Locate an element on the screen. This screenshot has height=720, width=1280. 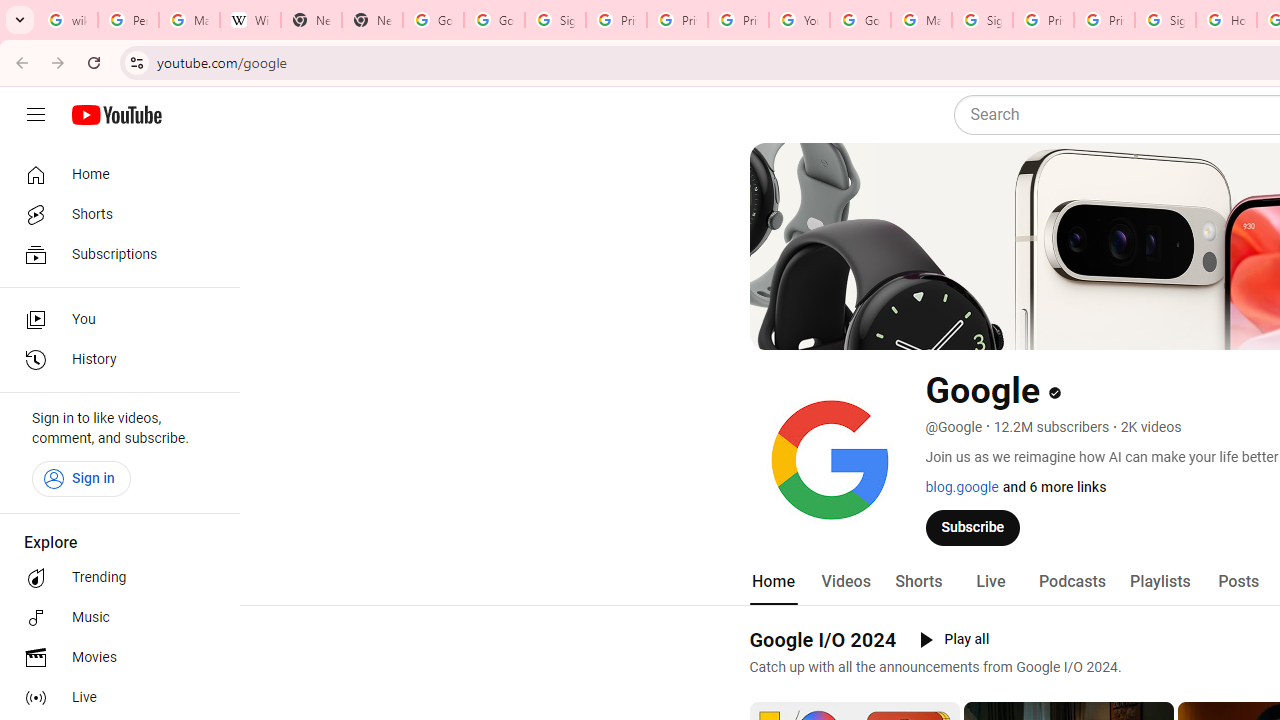
'Subscriptions' is located at coordinates (112, 253).